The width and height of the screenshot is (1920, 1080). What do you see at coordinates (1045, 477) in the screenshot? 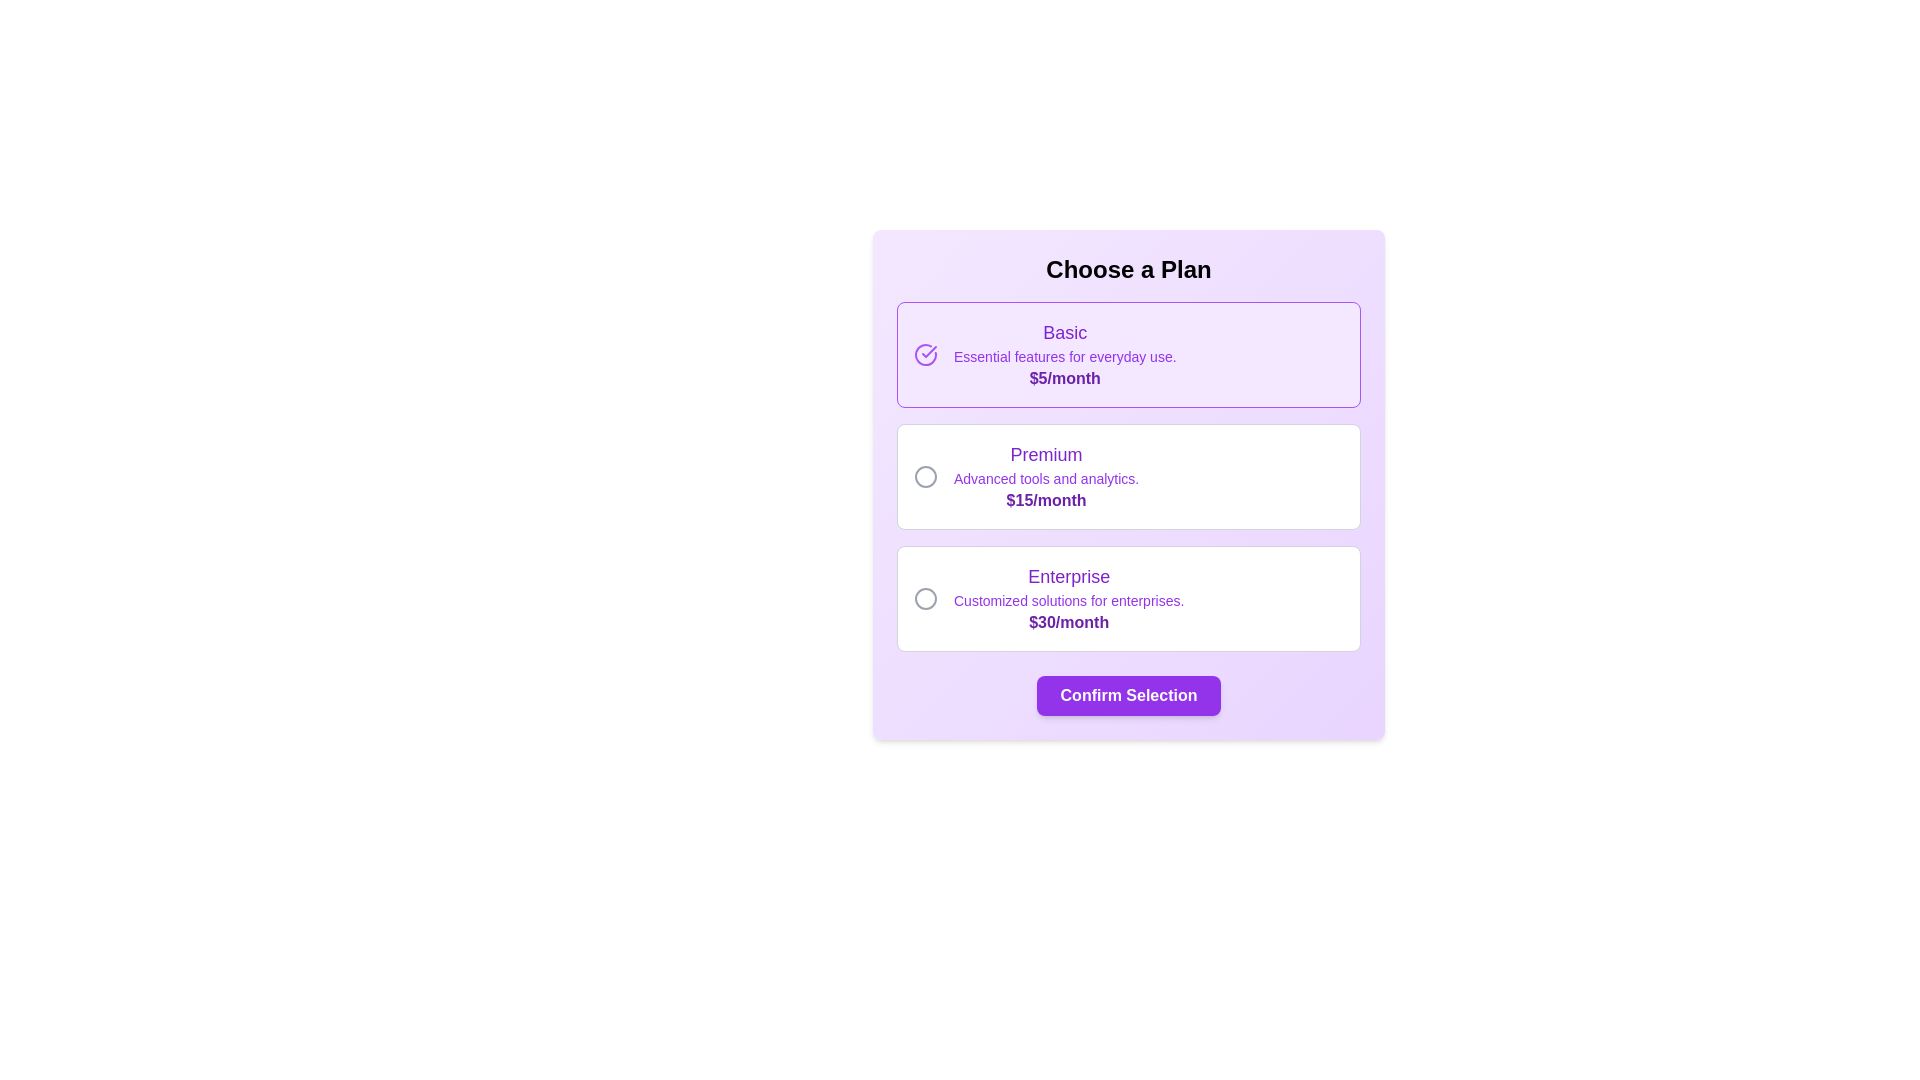
I see `the 'Premium' text block in the 'Choose a Plan' section, which includes the texts 'Premium', 'Advanced tools and analytics.', and '$15/month', styled with purple colors and a white background` at bounding box center [1045, 477].